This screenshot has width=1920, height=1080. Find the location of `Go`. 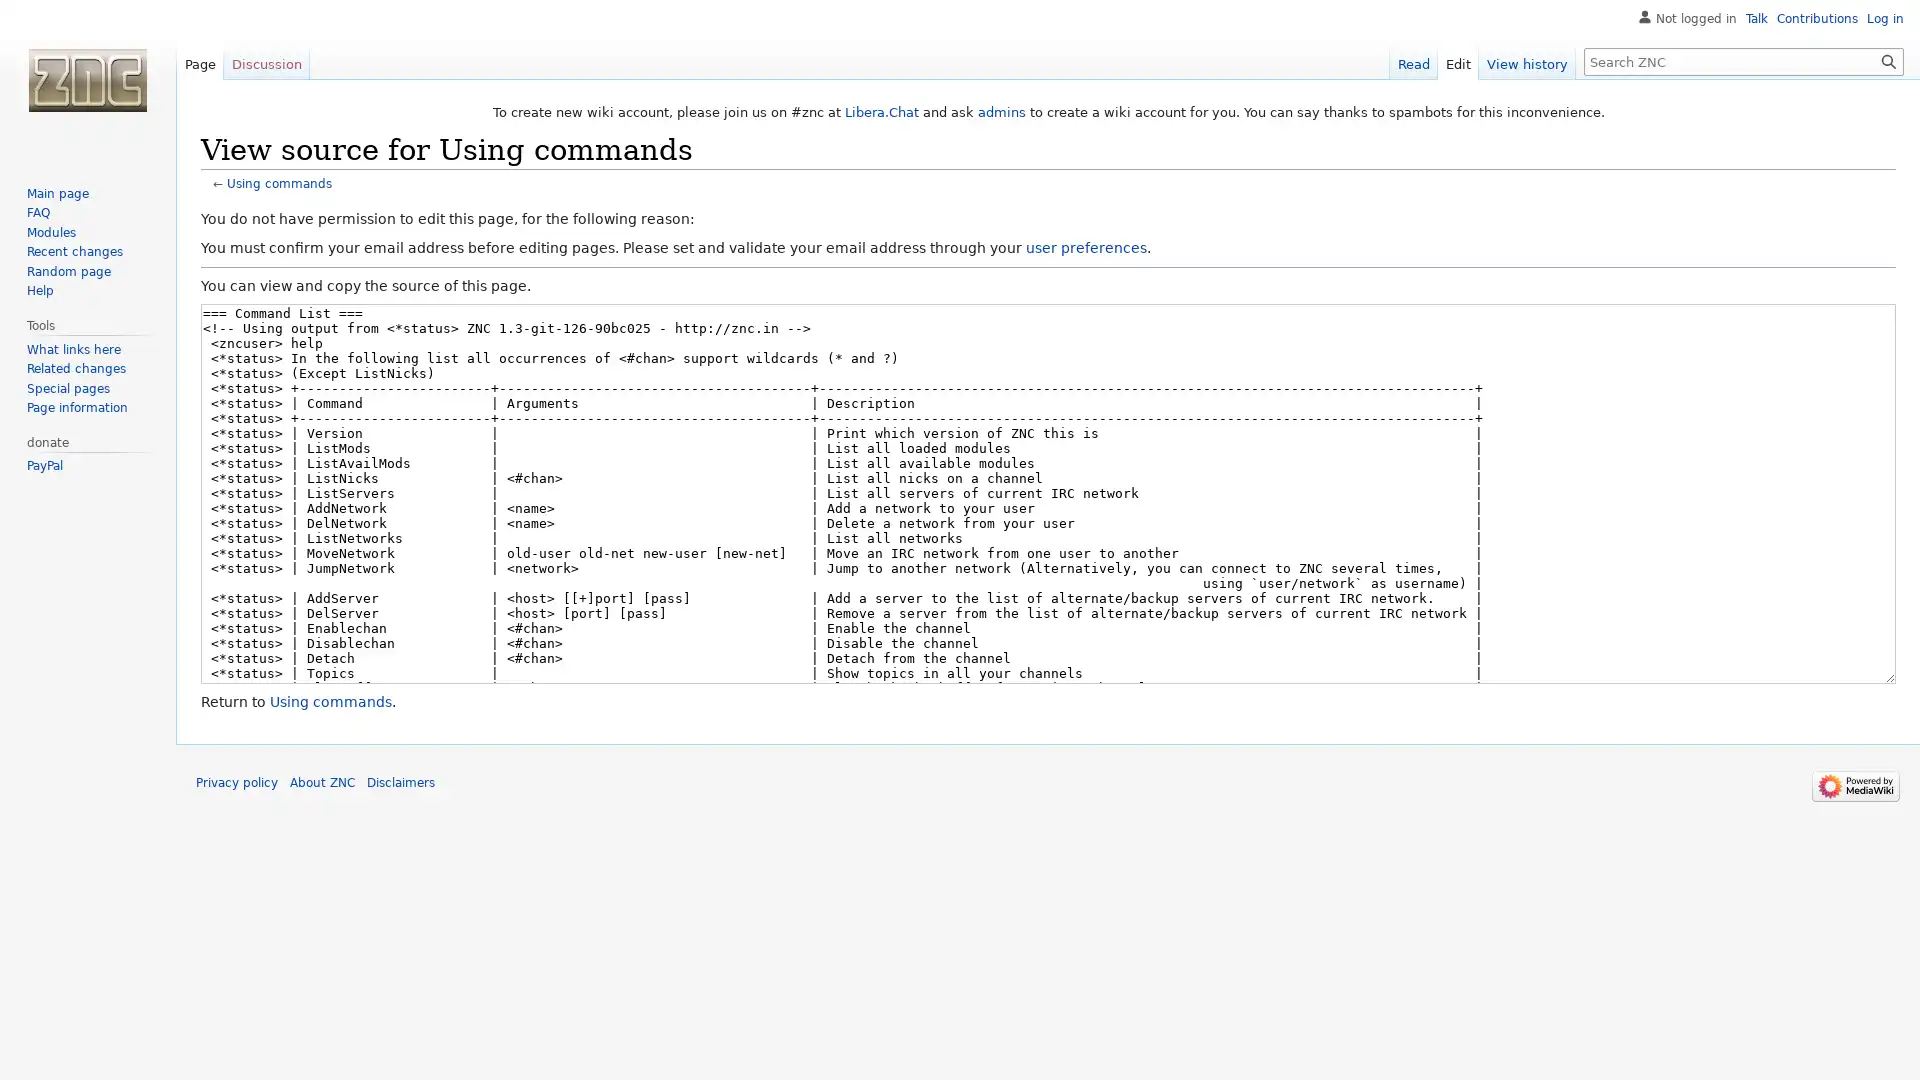

Go is located at coordinates (1888, 60).